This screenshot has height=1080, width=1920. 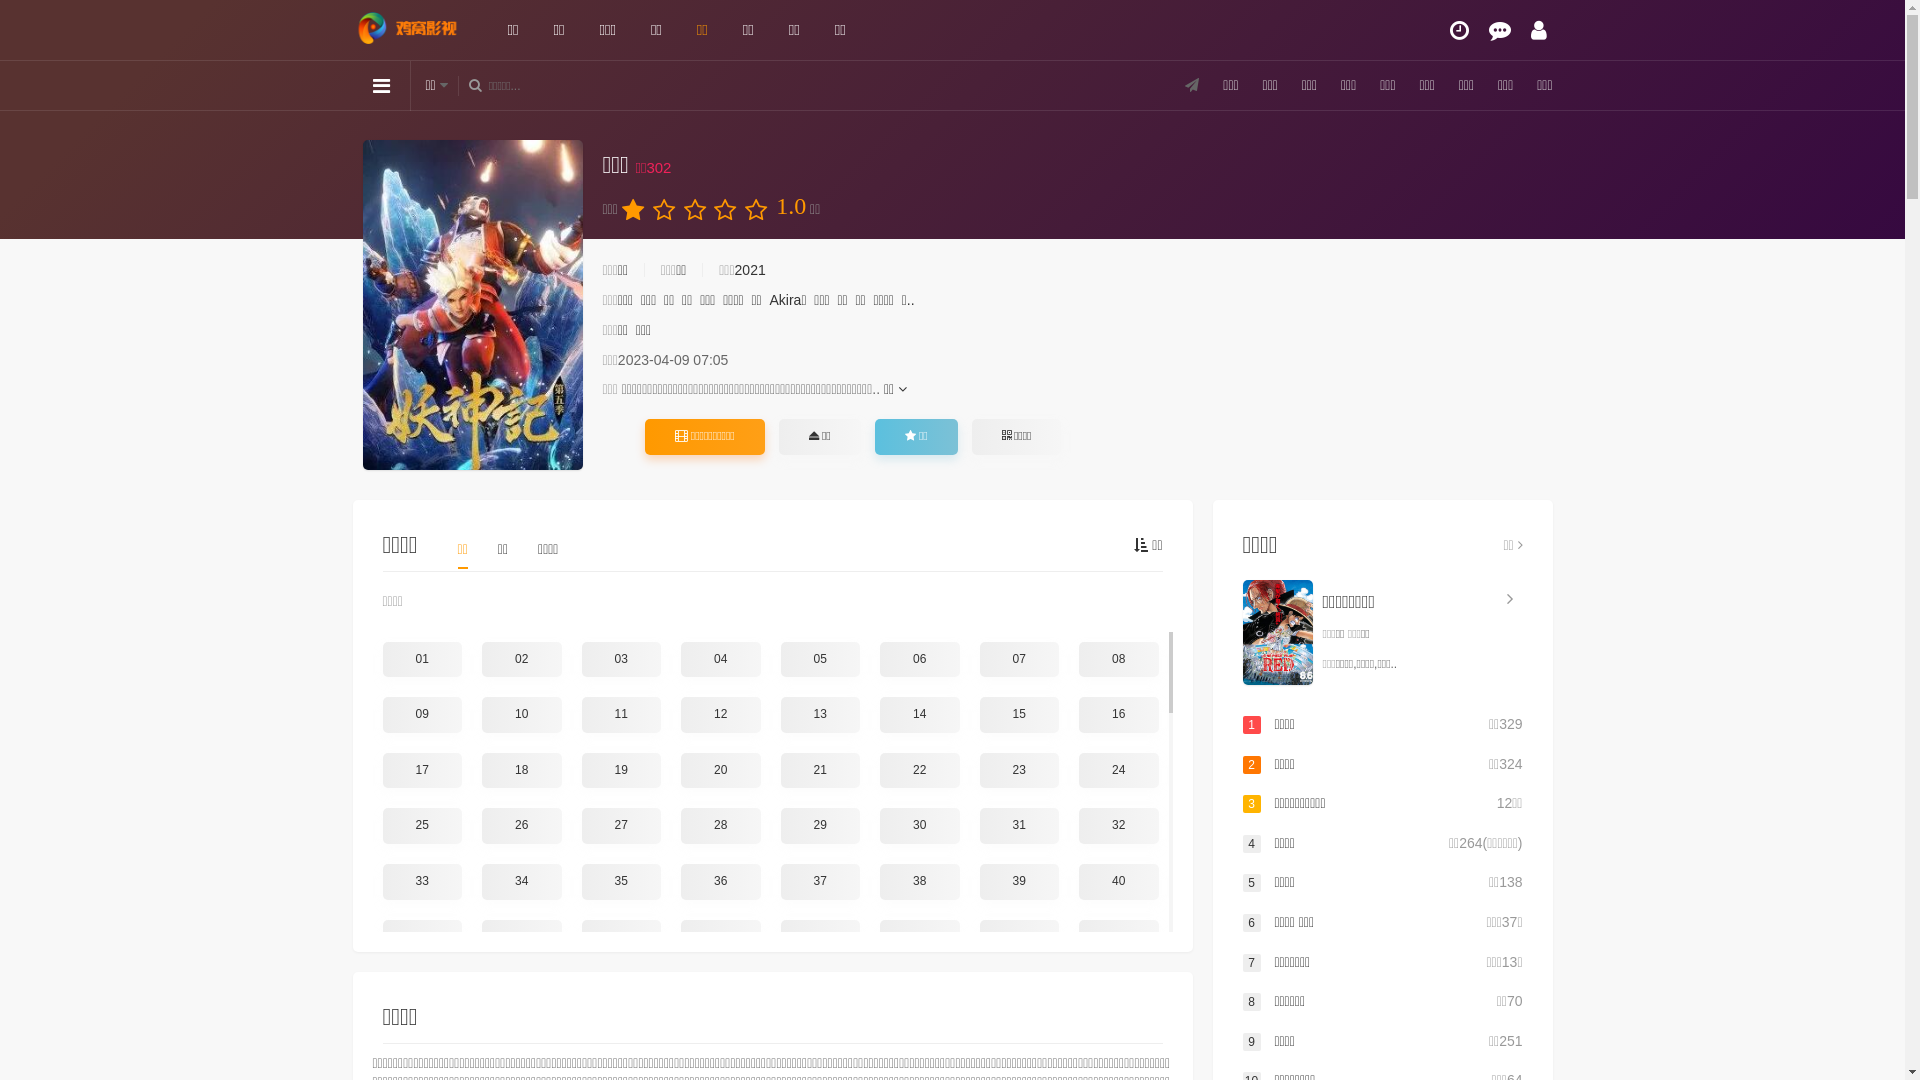 I want to click on '13', so click(x=820, y=713).